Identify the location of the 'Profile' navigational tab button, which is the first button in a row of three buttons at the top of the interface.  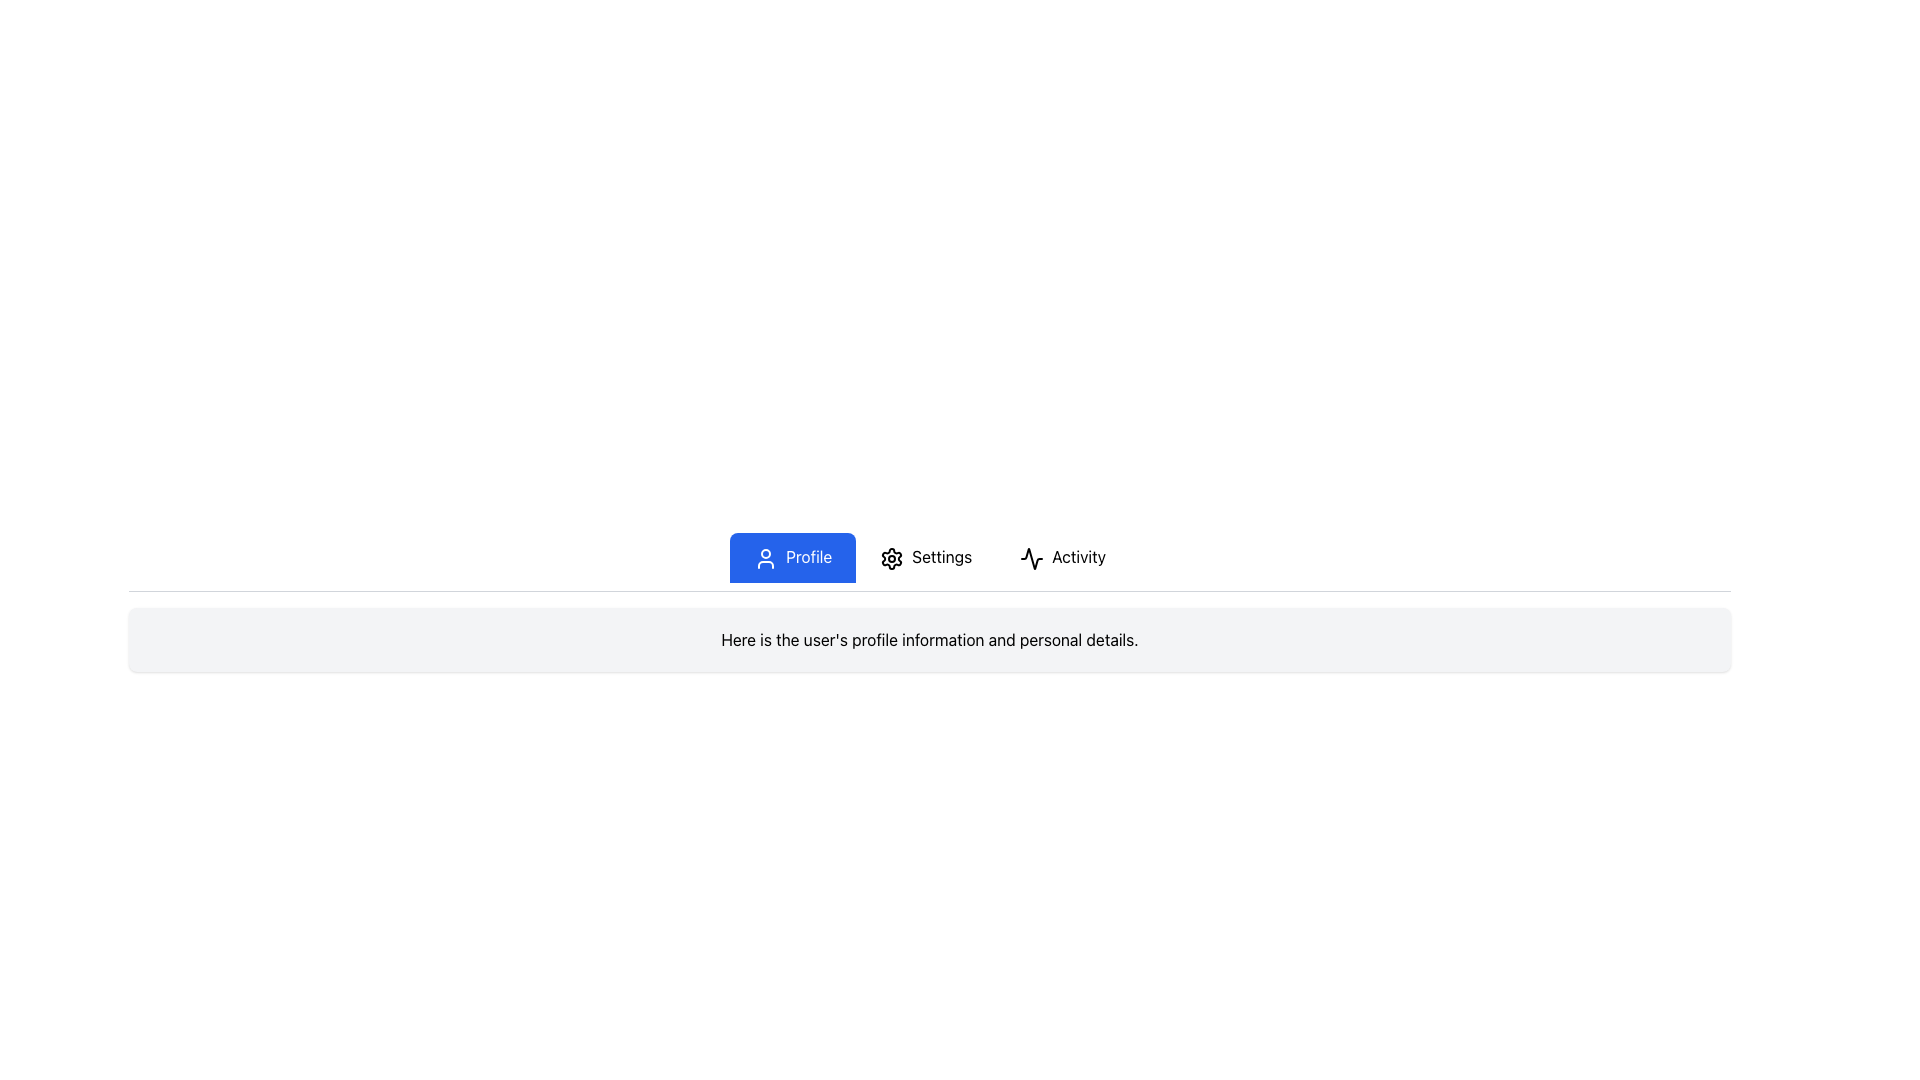
(792, 557).